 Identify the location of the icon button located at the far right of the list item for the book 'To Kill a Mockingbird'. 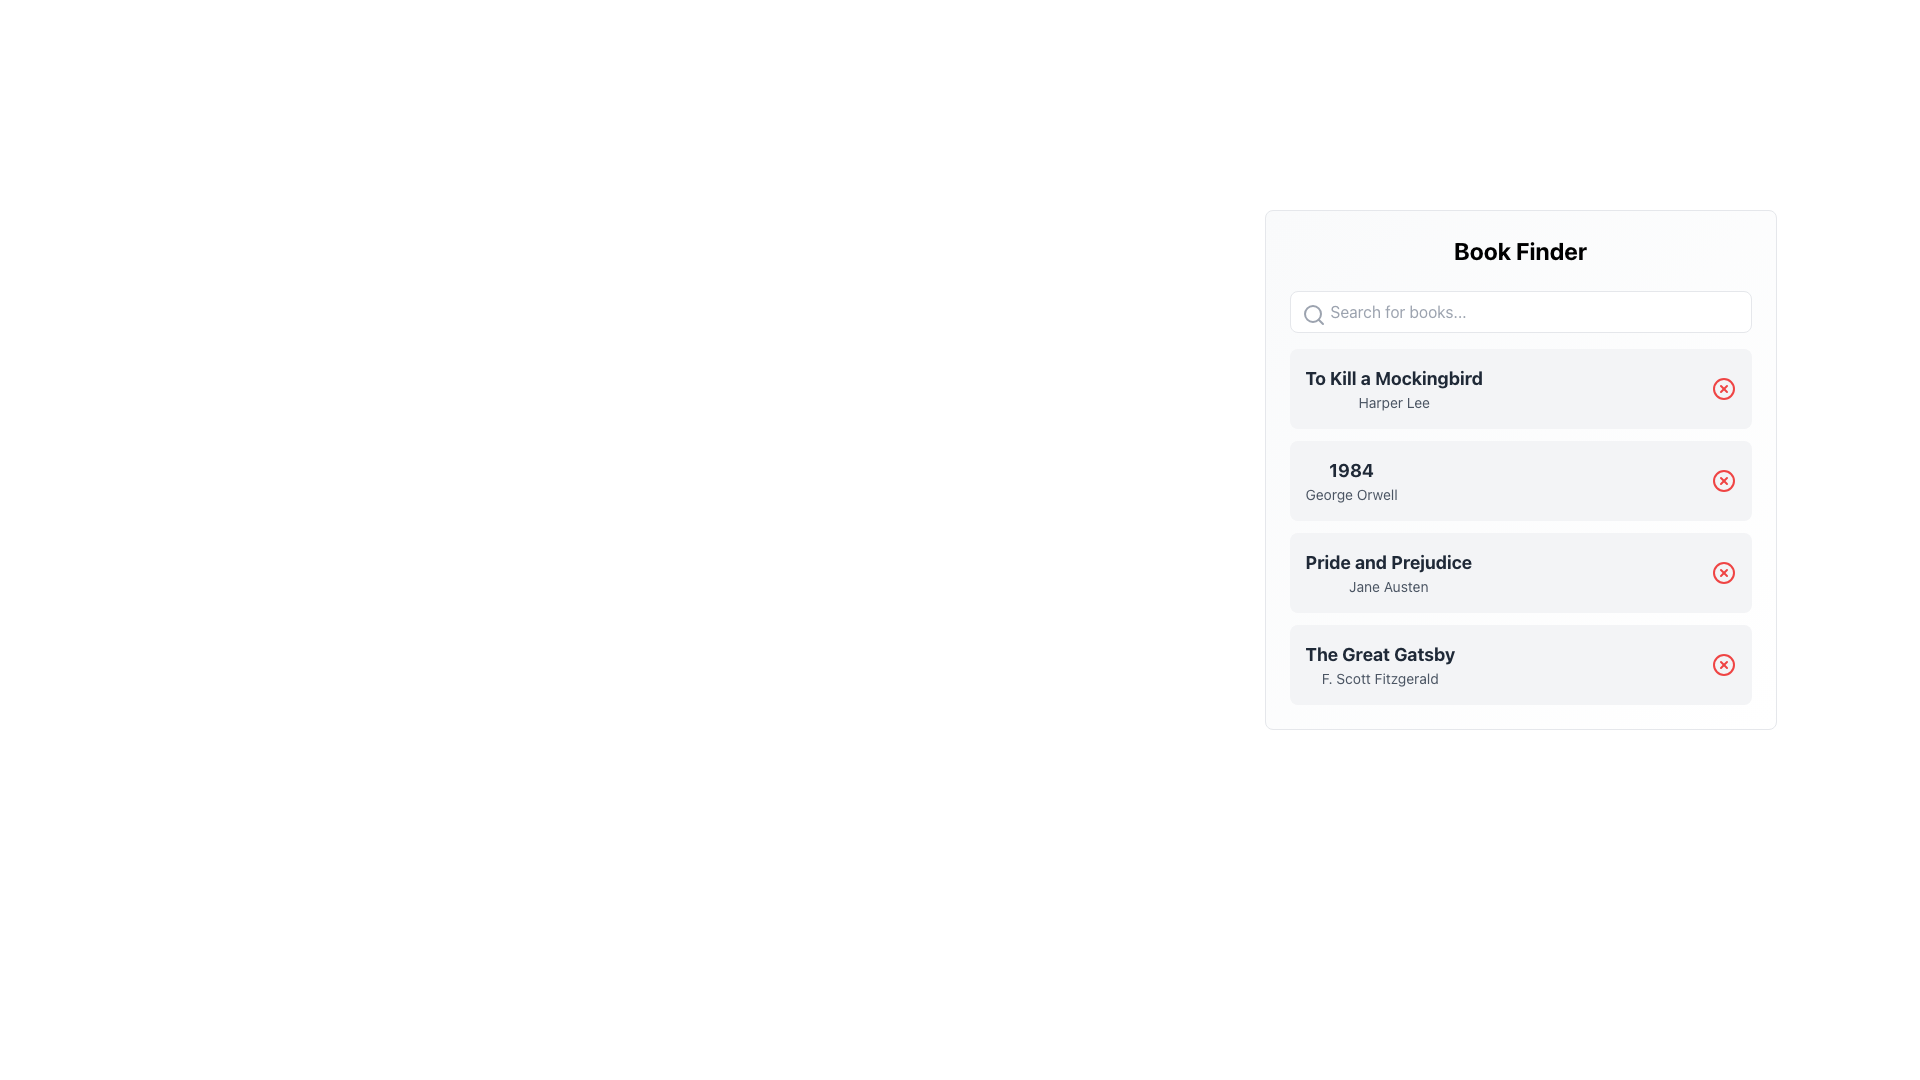
(1722, 389).